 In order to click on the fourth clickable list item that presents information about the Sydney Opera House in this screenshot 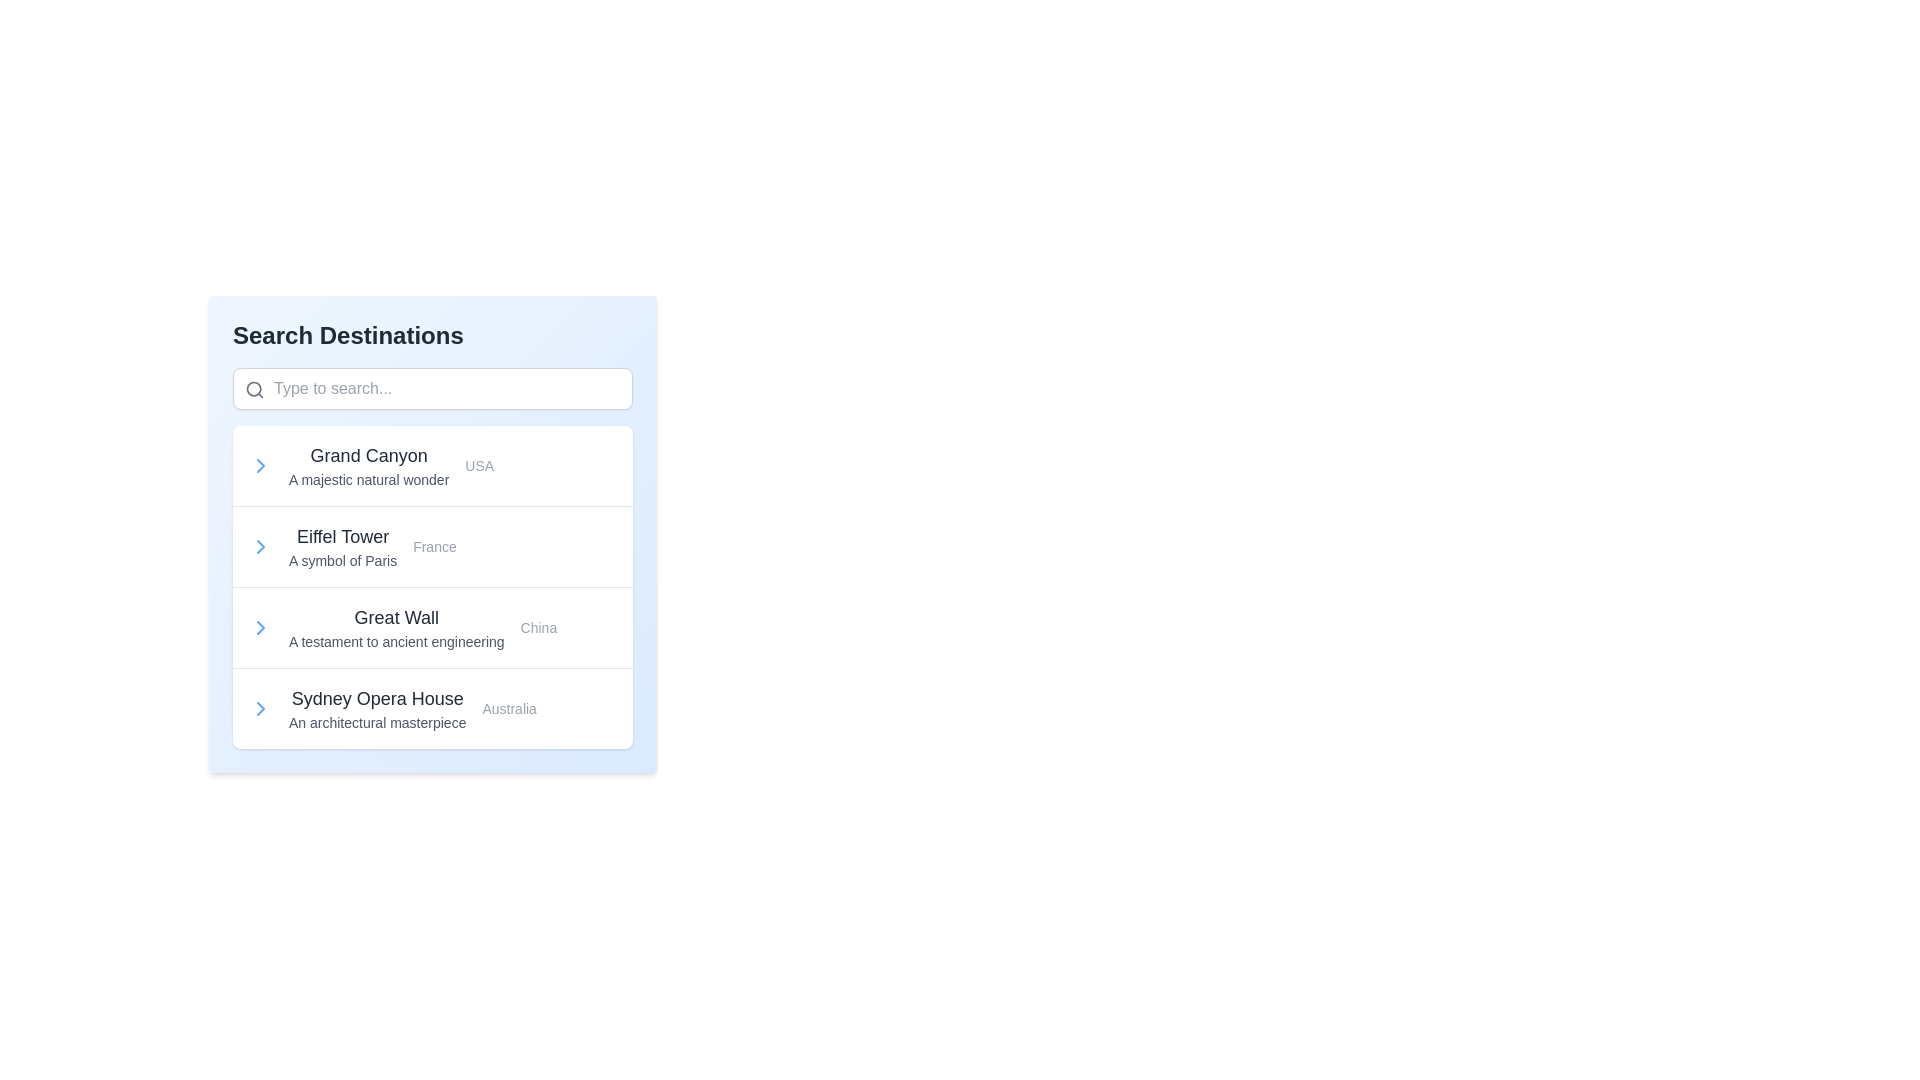, I will do `click(431, 707)`.